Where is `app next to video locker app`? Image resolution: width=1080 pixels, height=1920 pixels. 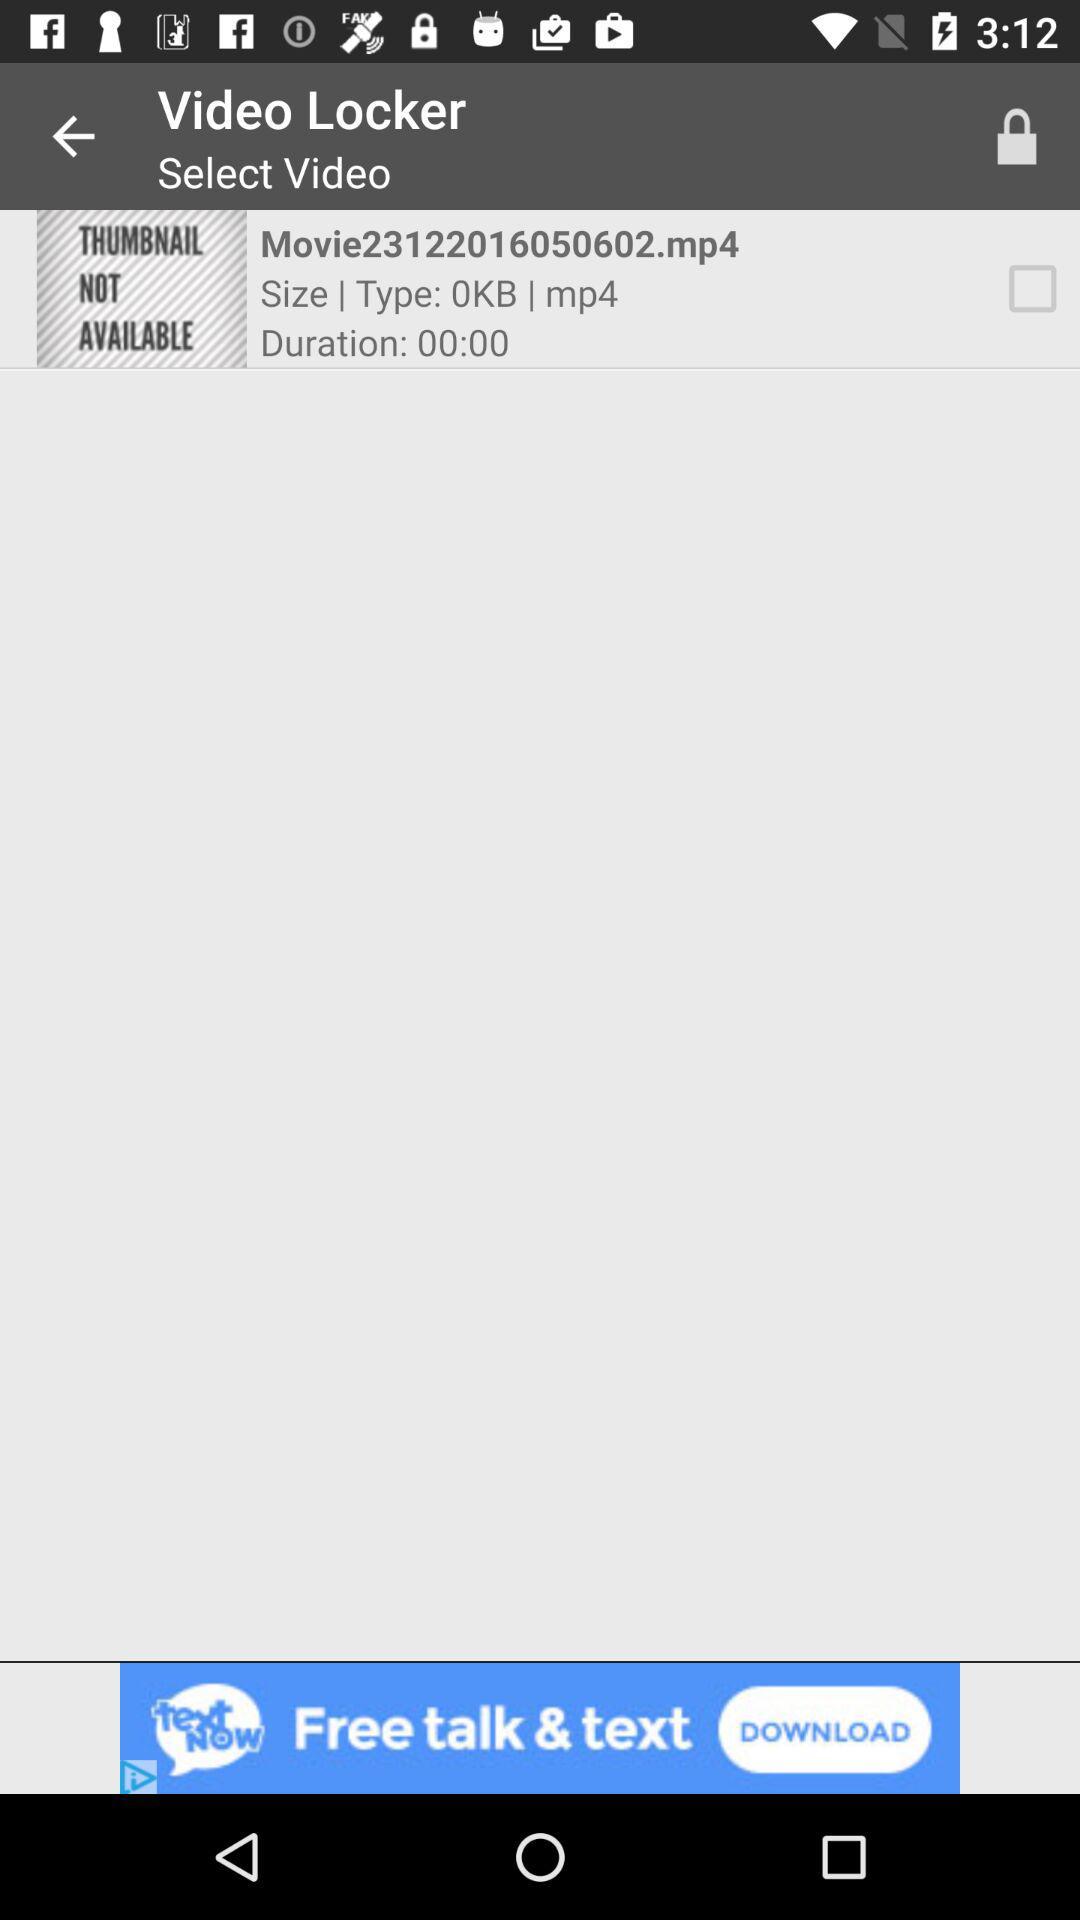
app next to video locker app is located at coordinates (72, 135).